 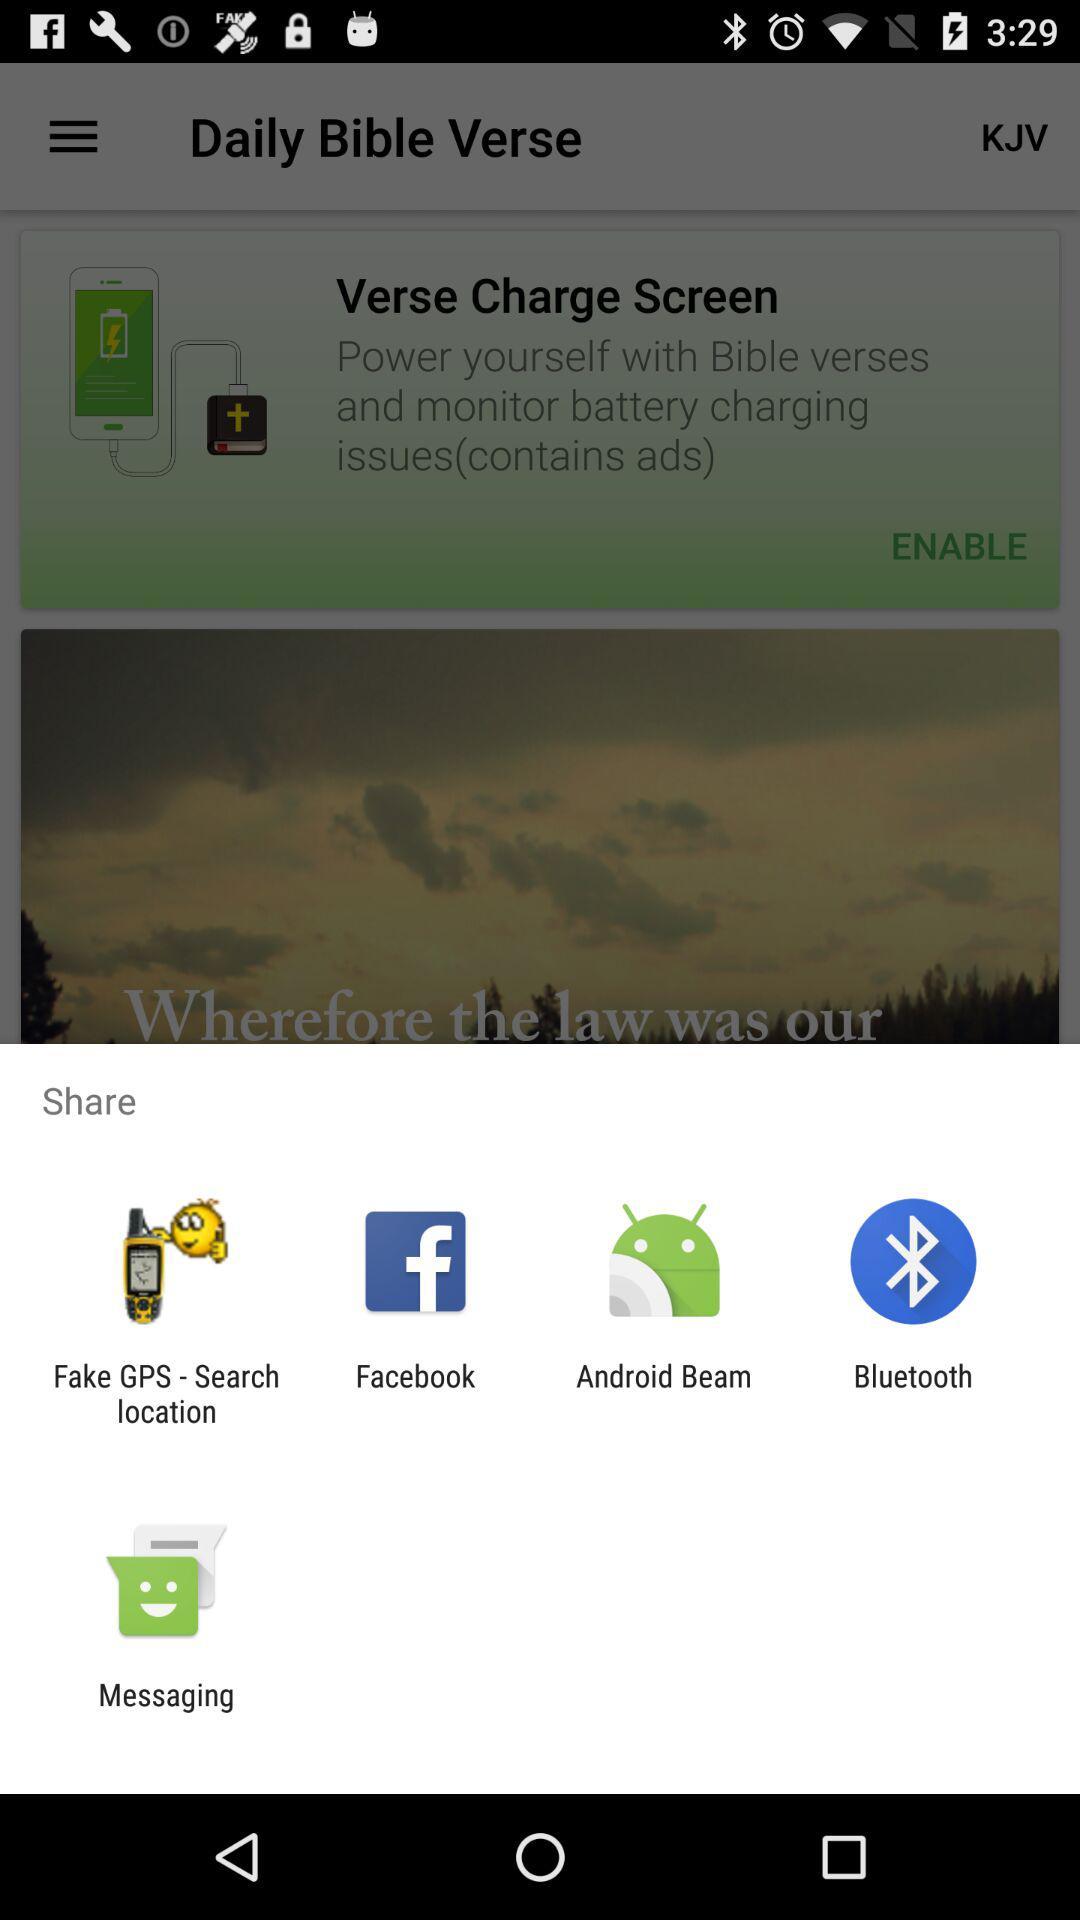 What do you see at coordinates (165, 1392) in the screenshot?
I see `the icon to the left of facebook app` at bounding box center [165, 1392].